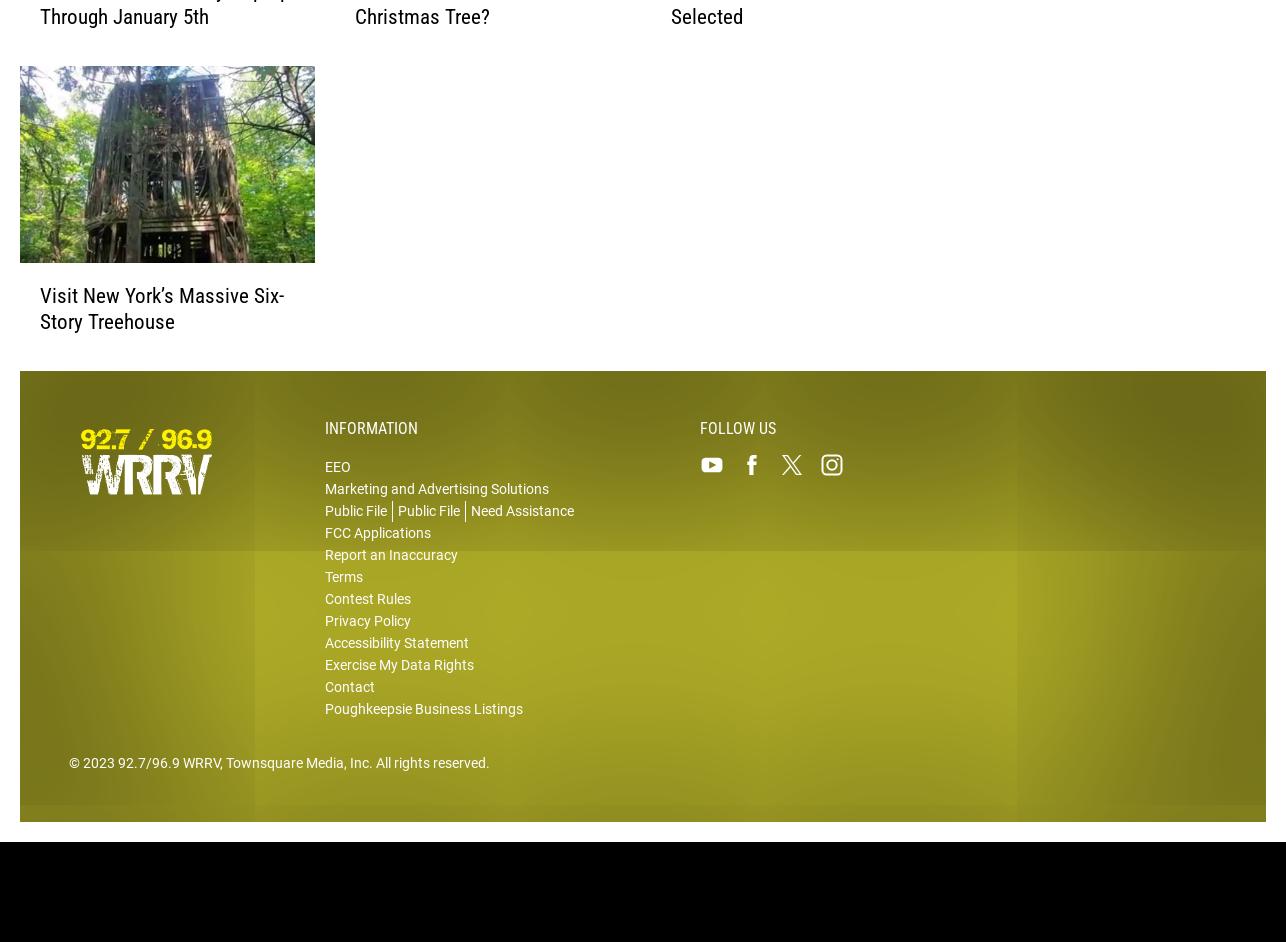  I want to click on 'Poughkeepsie Business Listings', so click(422, 718).